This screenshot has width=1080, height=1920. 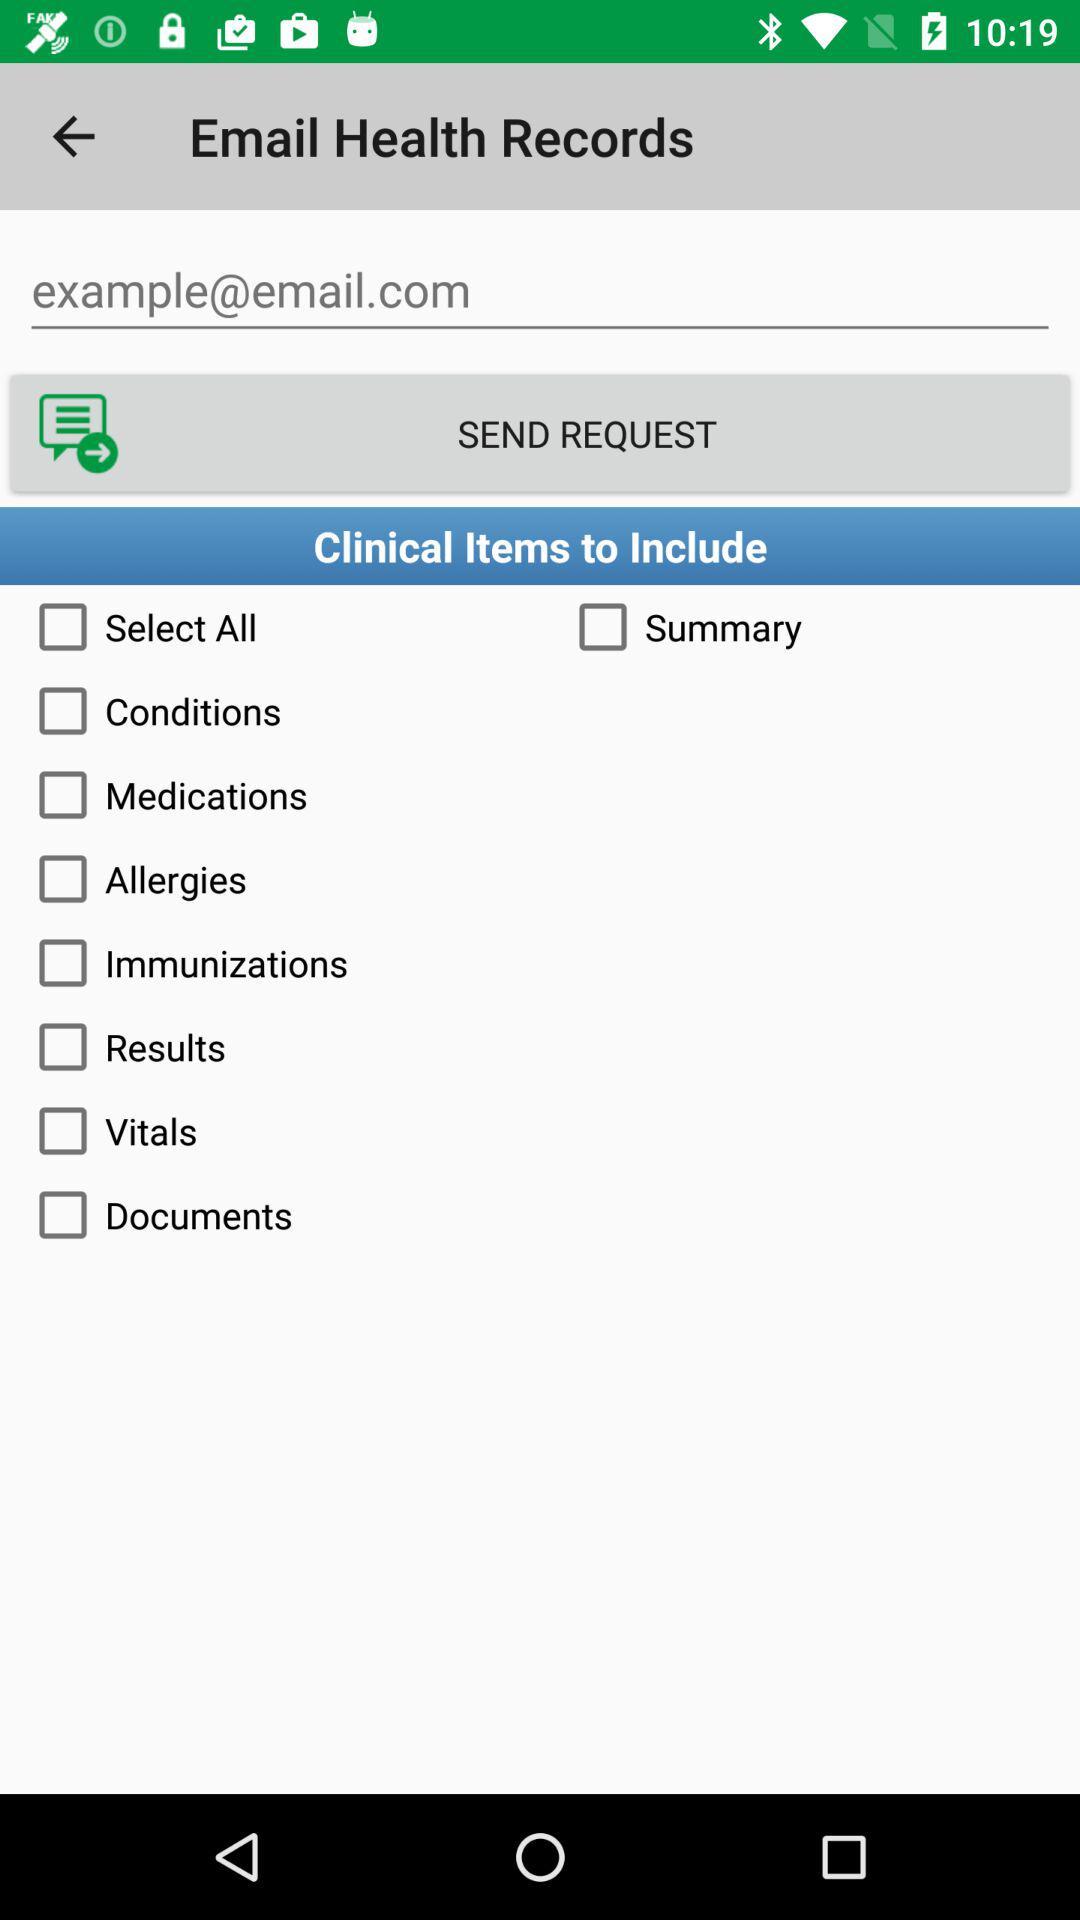 I want to click on icon above vitals item, so click(x=540, y=1045).